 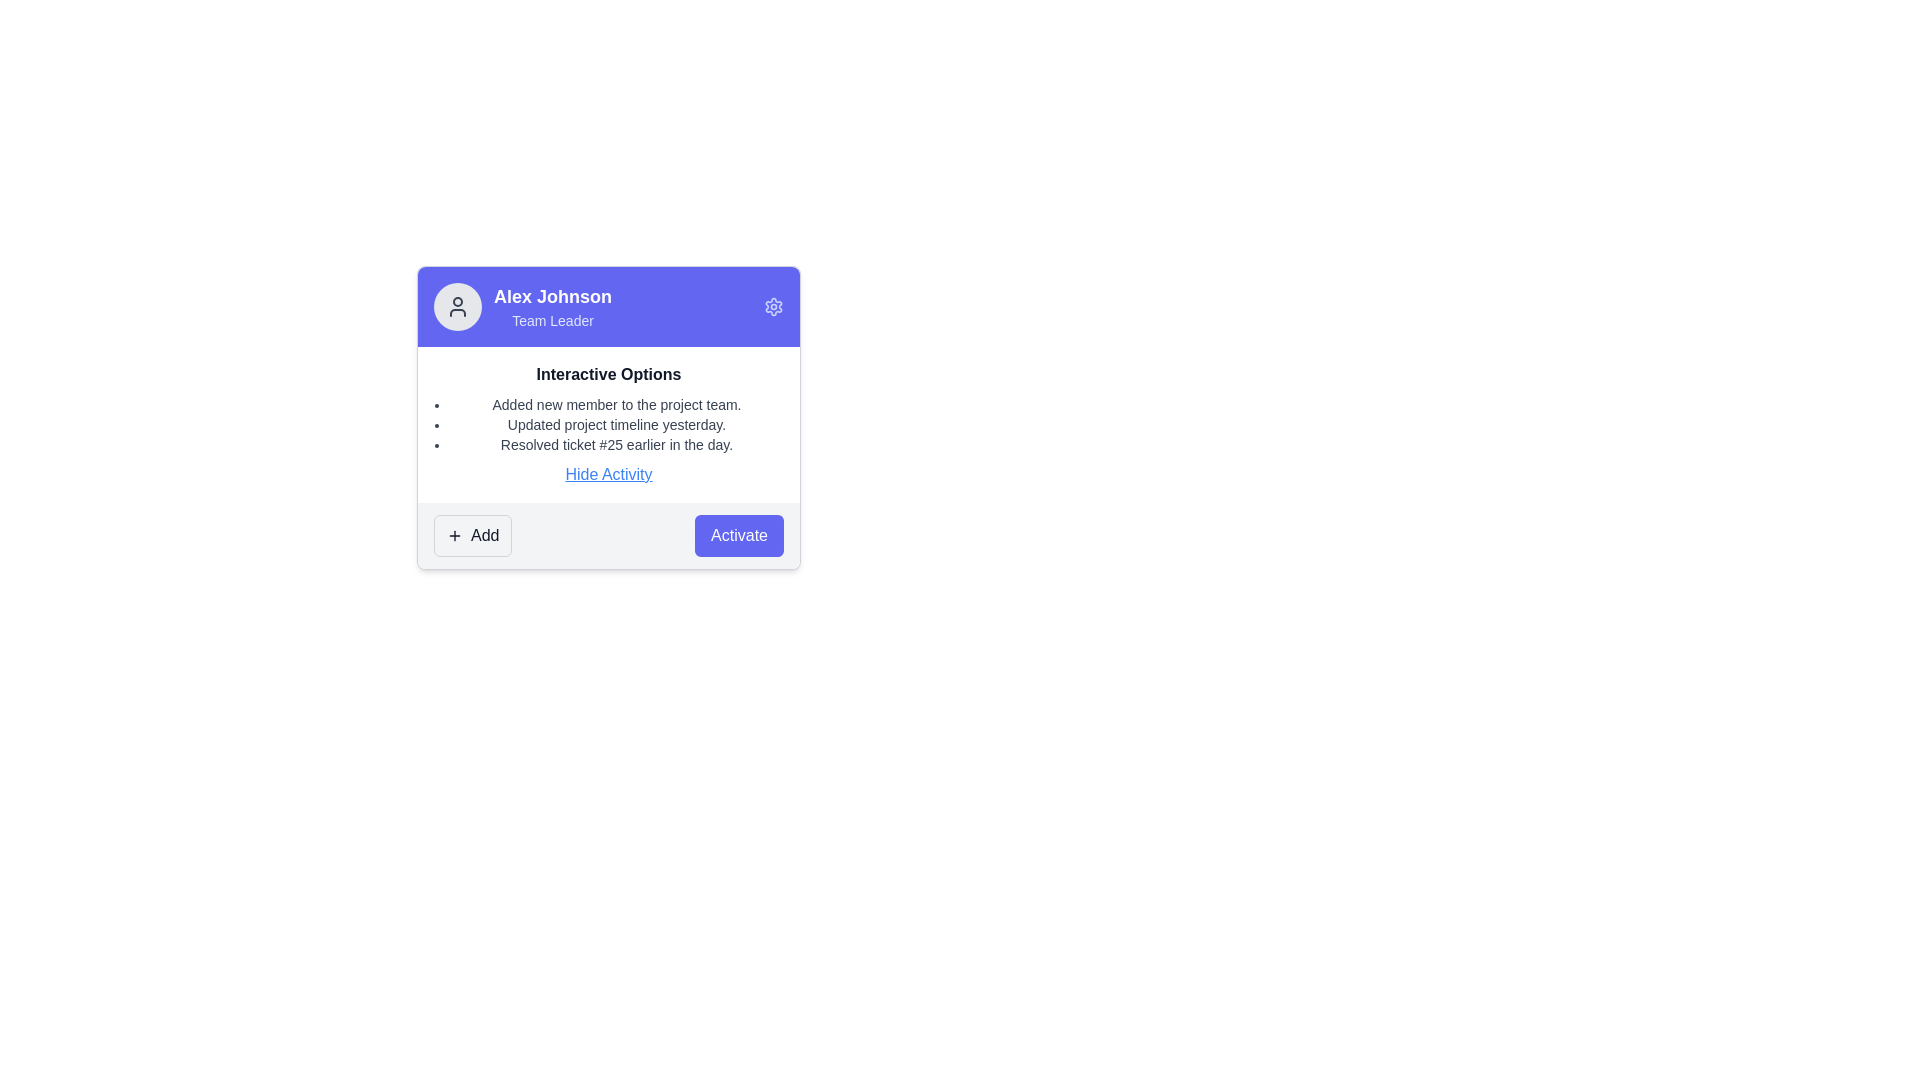 I want to click on text element that provides information about the task or action related to ticket #25, located as the third item in the 'Interactive Options' section, directly below 'Updated project timeline yesterday.', so click(x=616, y=443).